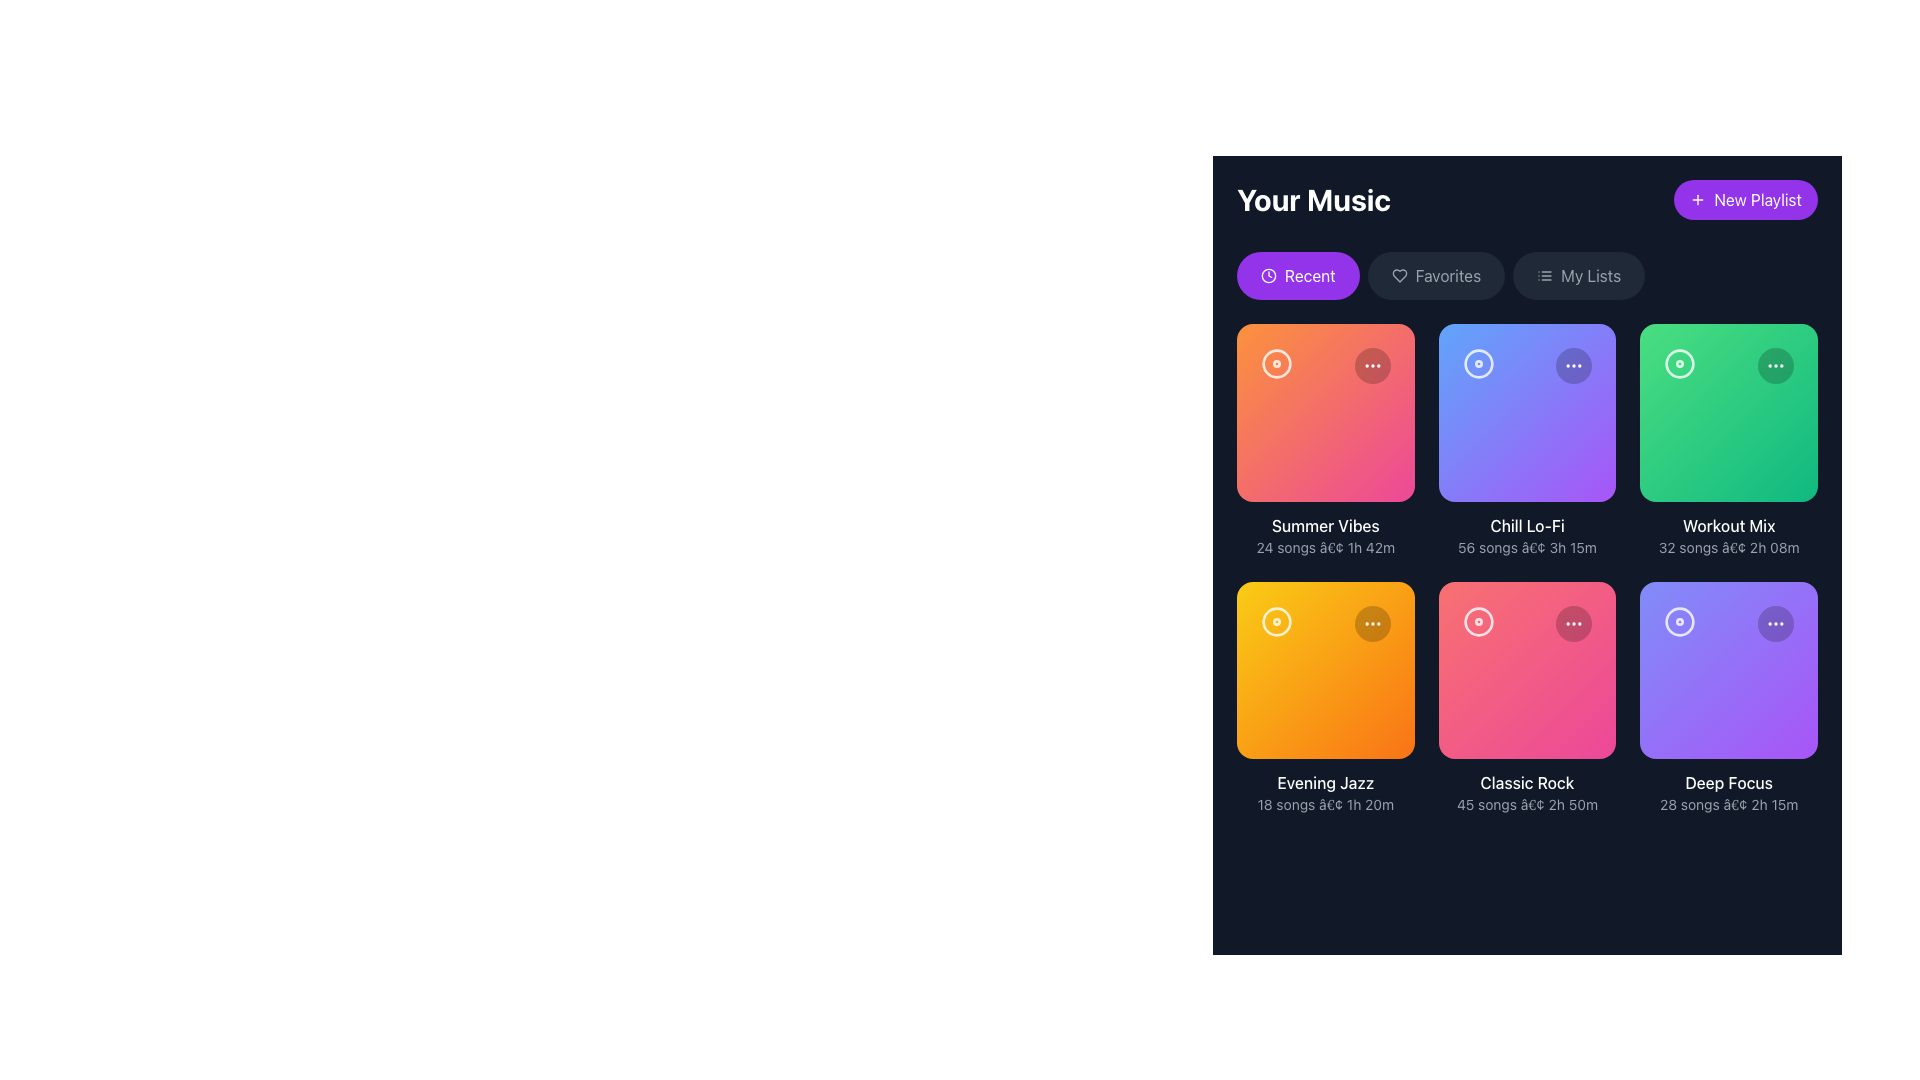 The height and width of the screenshot is (1080, 1920). I want to click on the 'Favorites' button, which is the second button in a group of three at the top of the user interface, so click(1435, 276).